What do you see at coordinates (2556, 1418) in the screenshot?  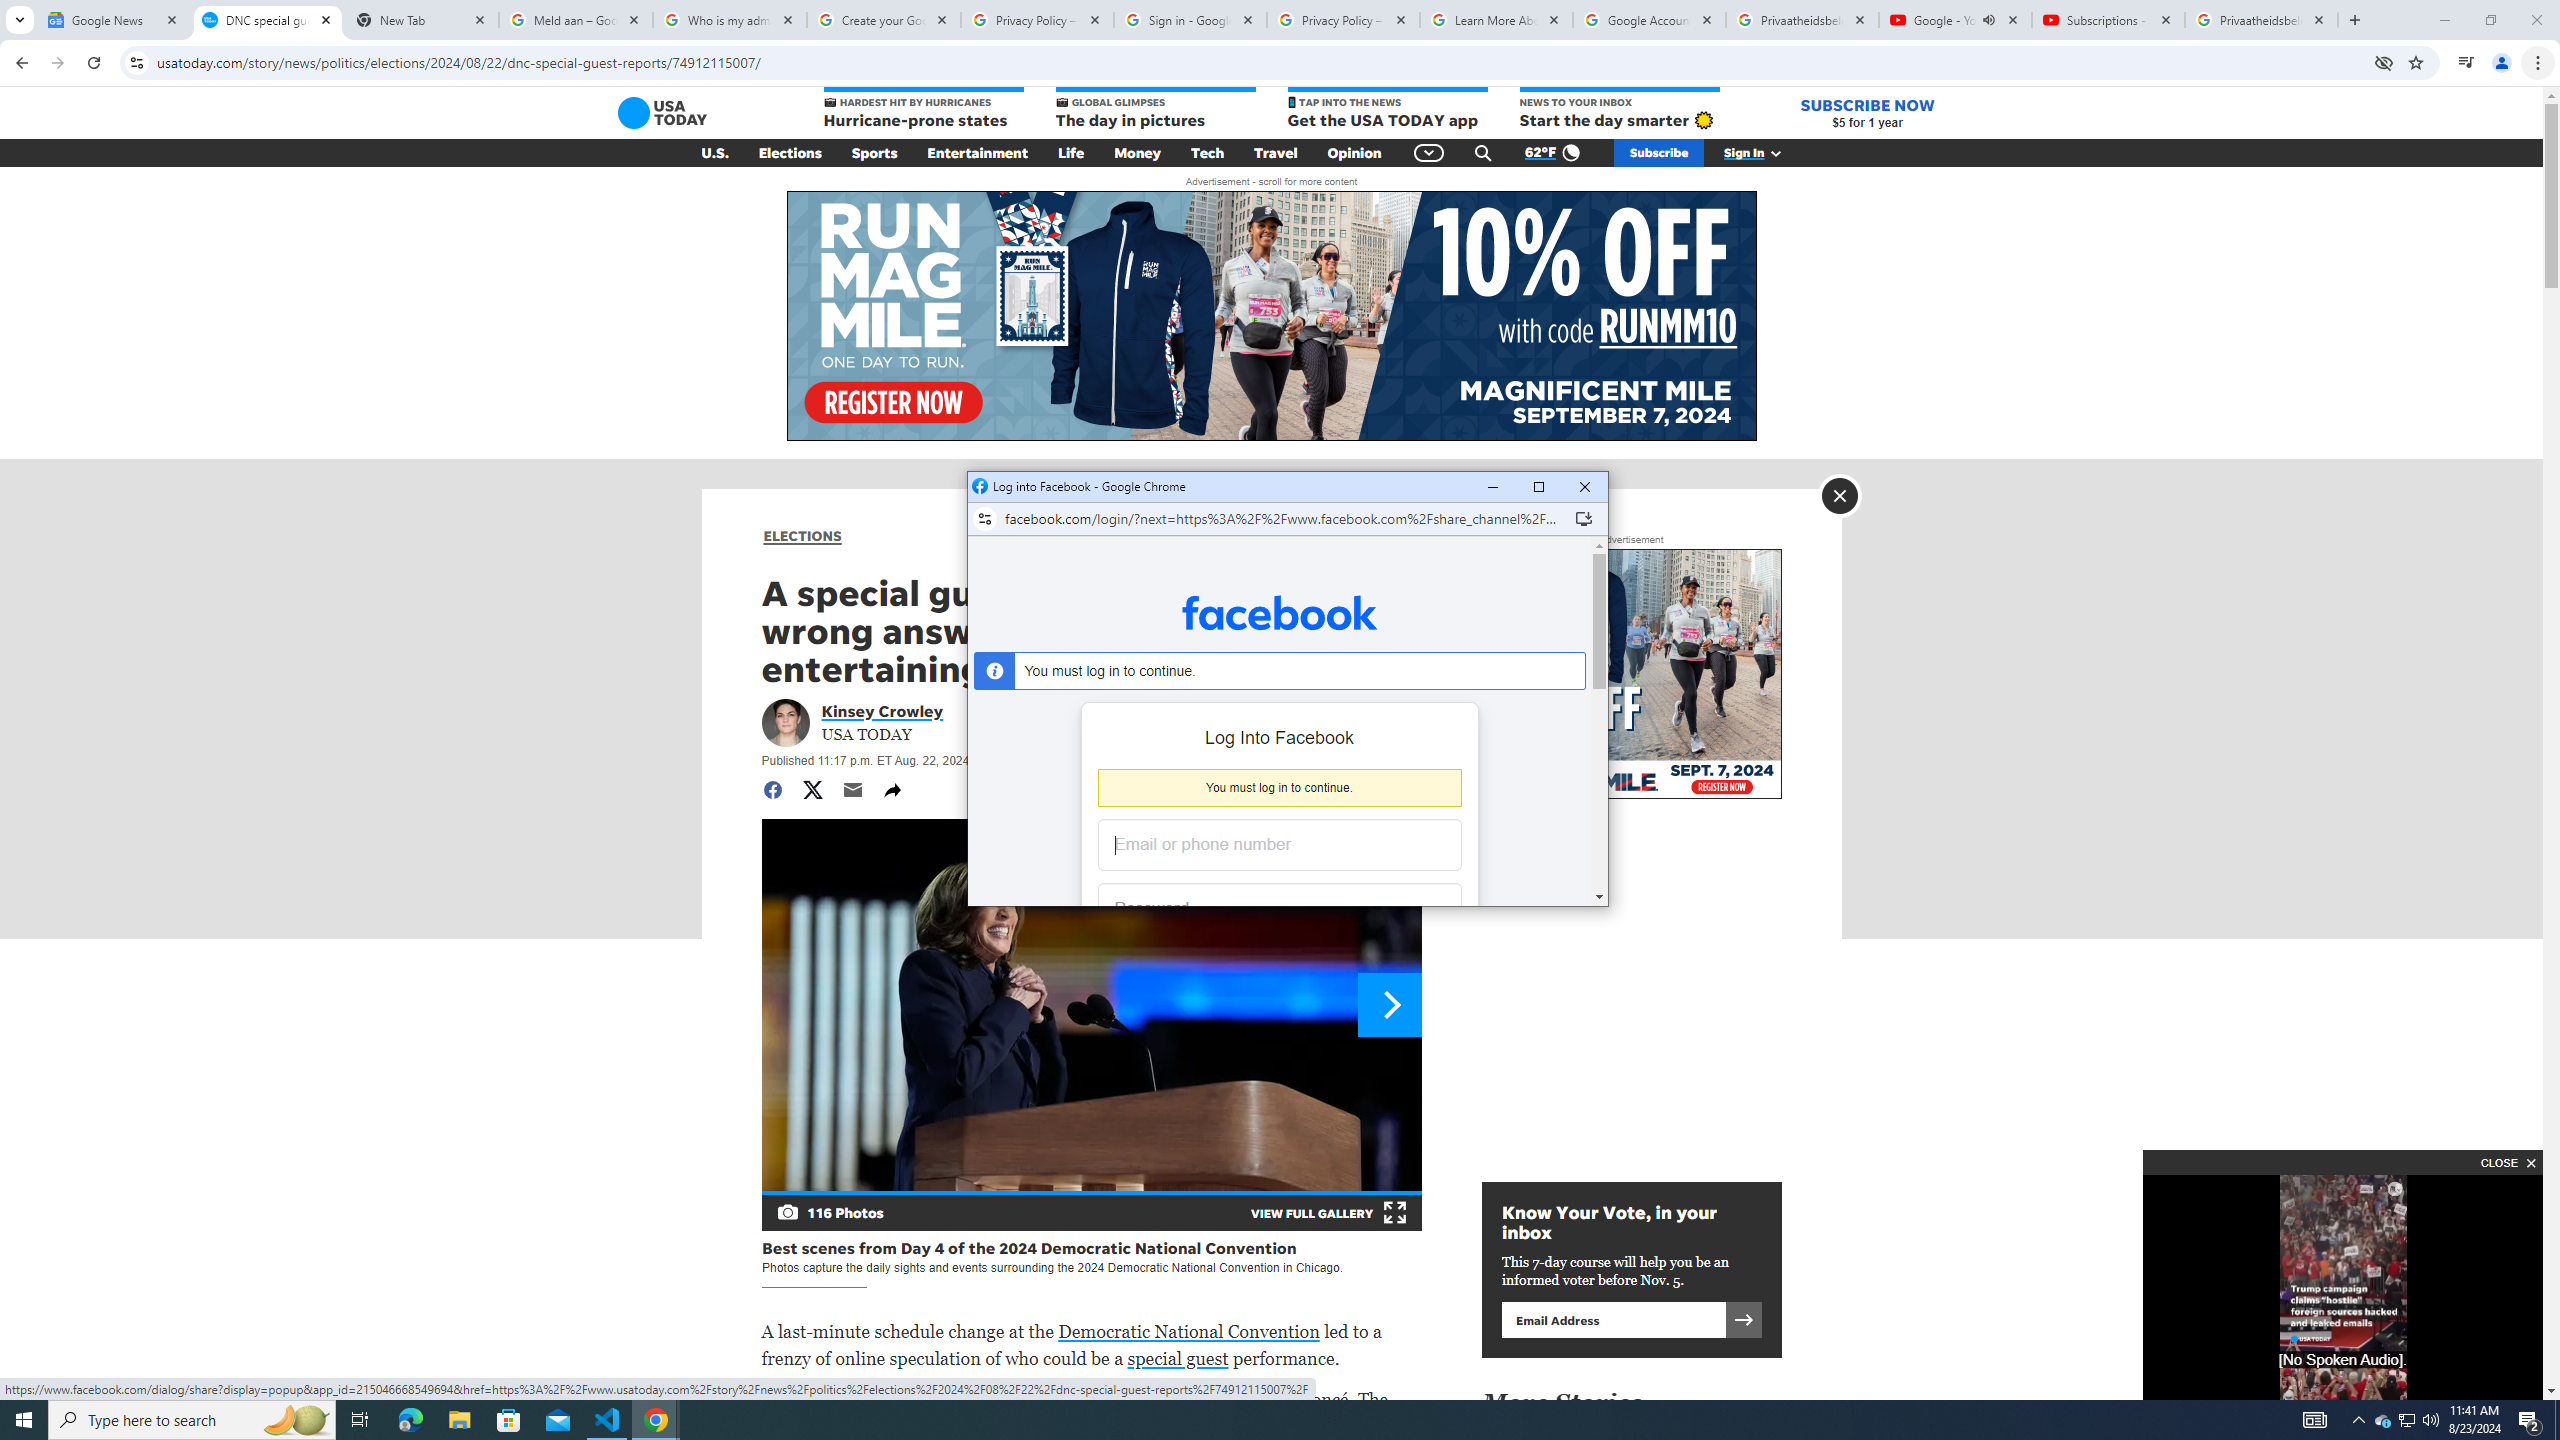 I see `'Show desktop'` at bounding box center [2556, 1418].